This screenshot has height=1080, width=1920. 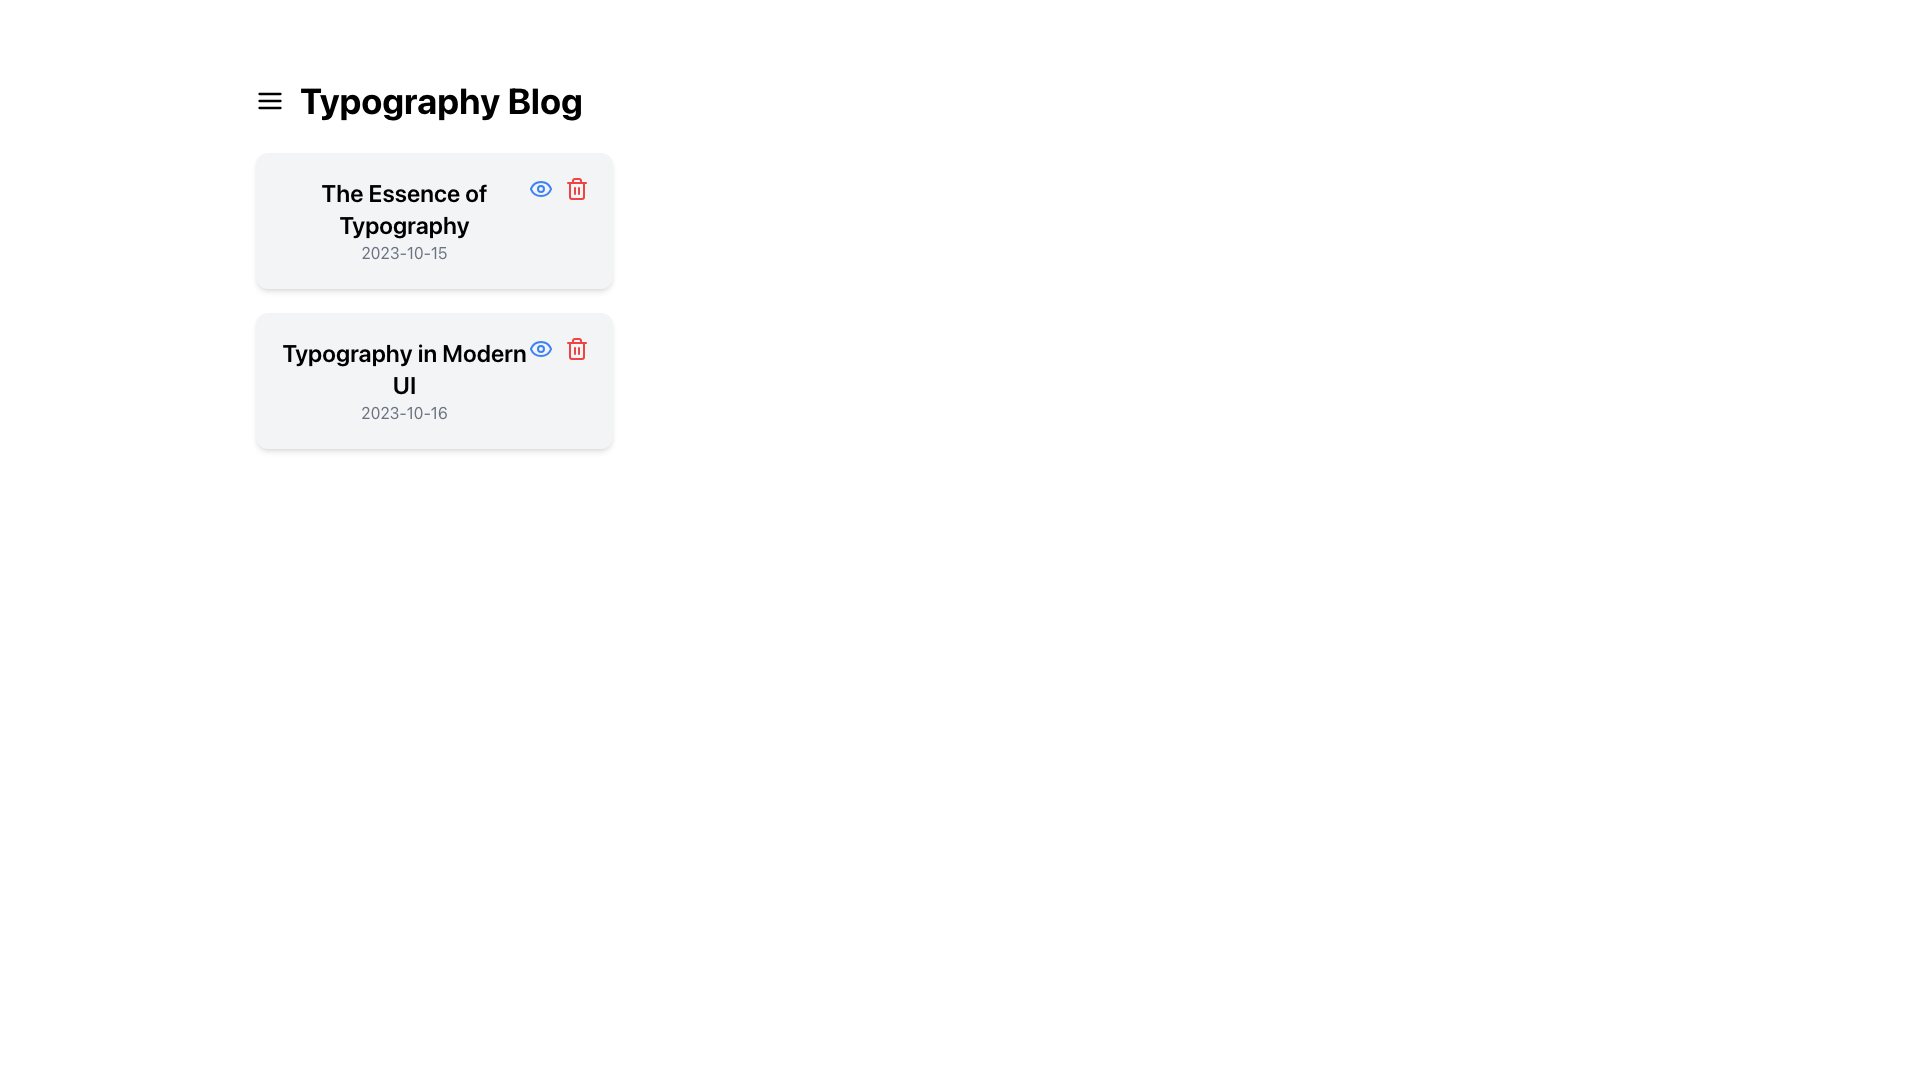 What do you see at coordinates (575, 347) in the screenshot?
I see `the red trash icon button, which signifies a 'delete' action, located at the far right side of the item box for the second post in the list` at bounding box center [575, 347].